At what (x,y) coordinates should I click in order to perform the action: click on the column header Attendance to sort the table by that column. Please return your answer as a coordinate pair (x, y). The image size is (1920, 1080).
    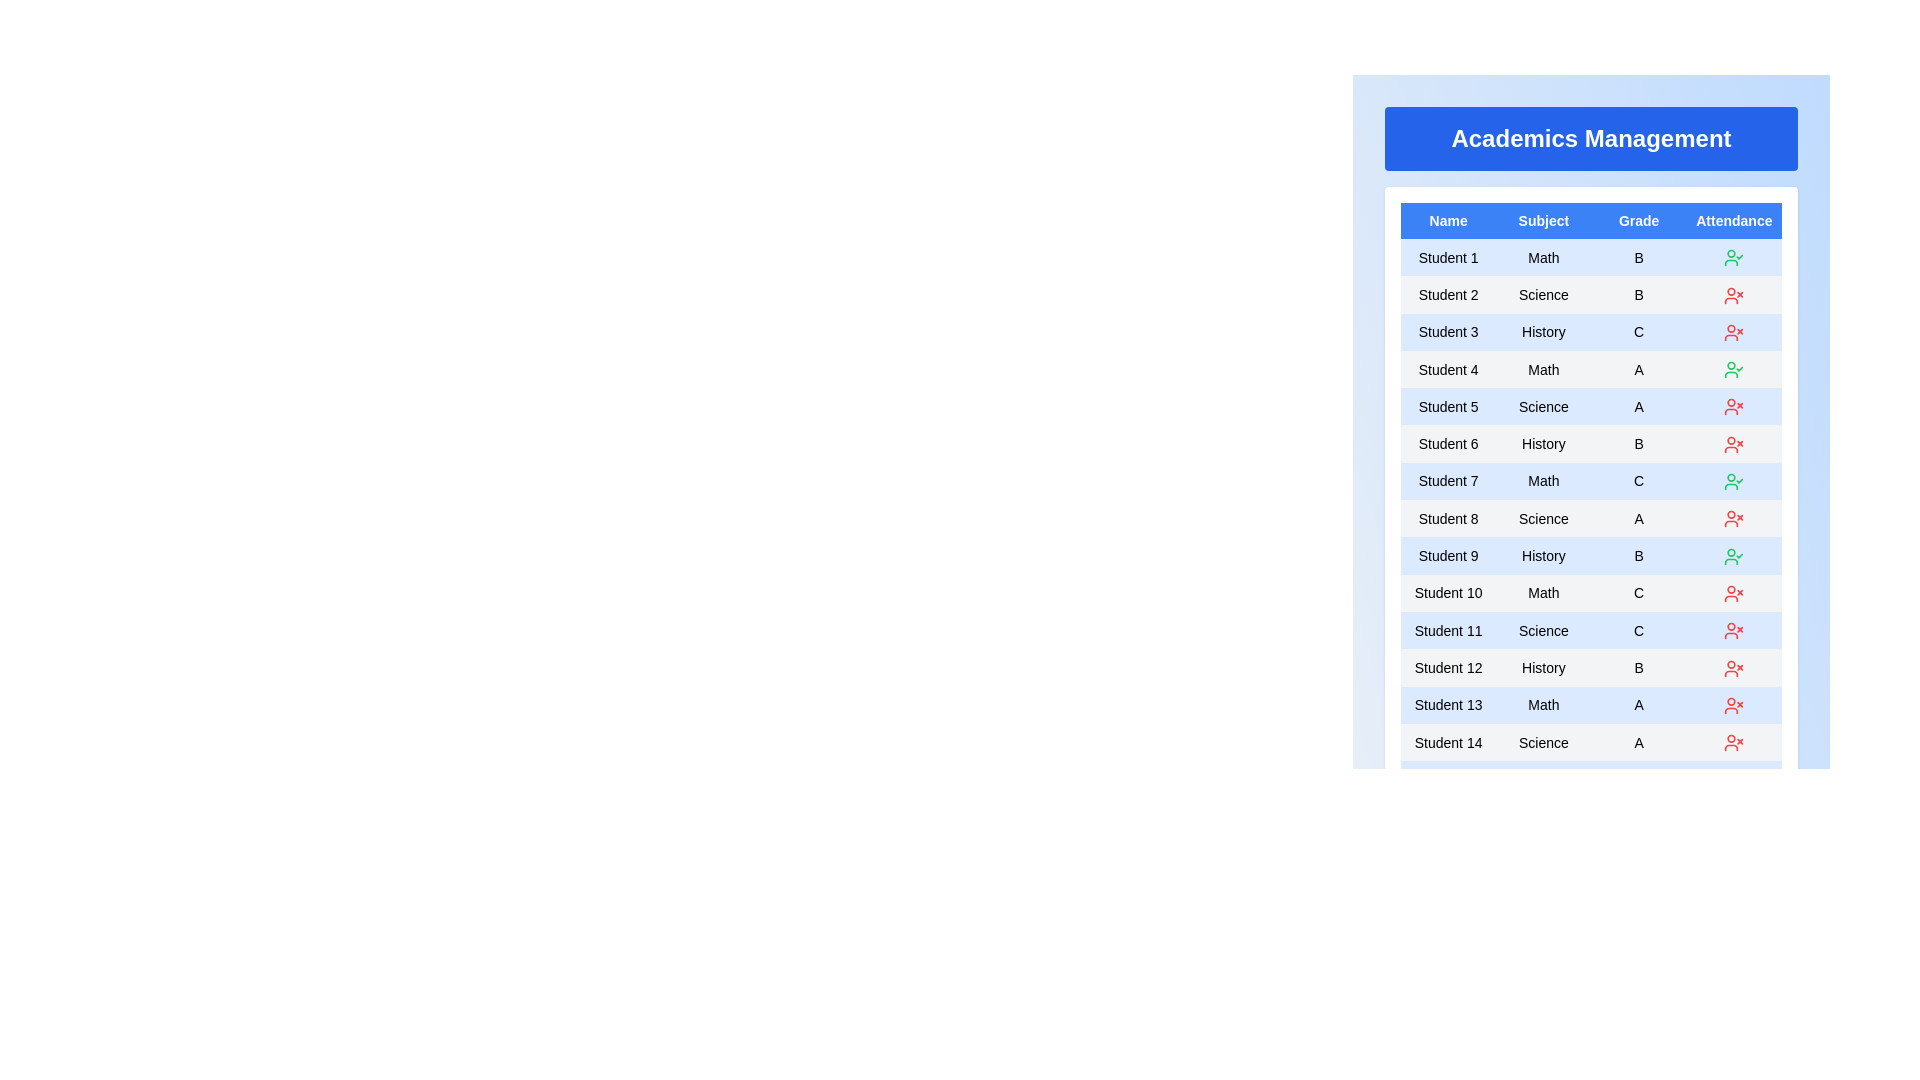
    Looking at the image, I should click on (1733, 220).